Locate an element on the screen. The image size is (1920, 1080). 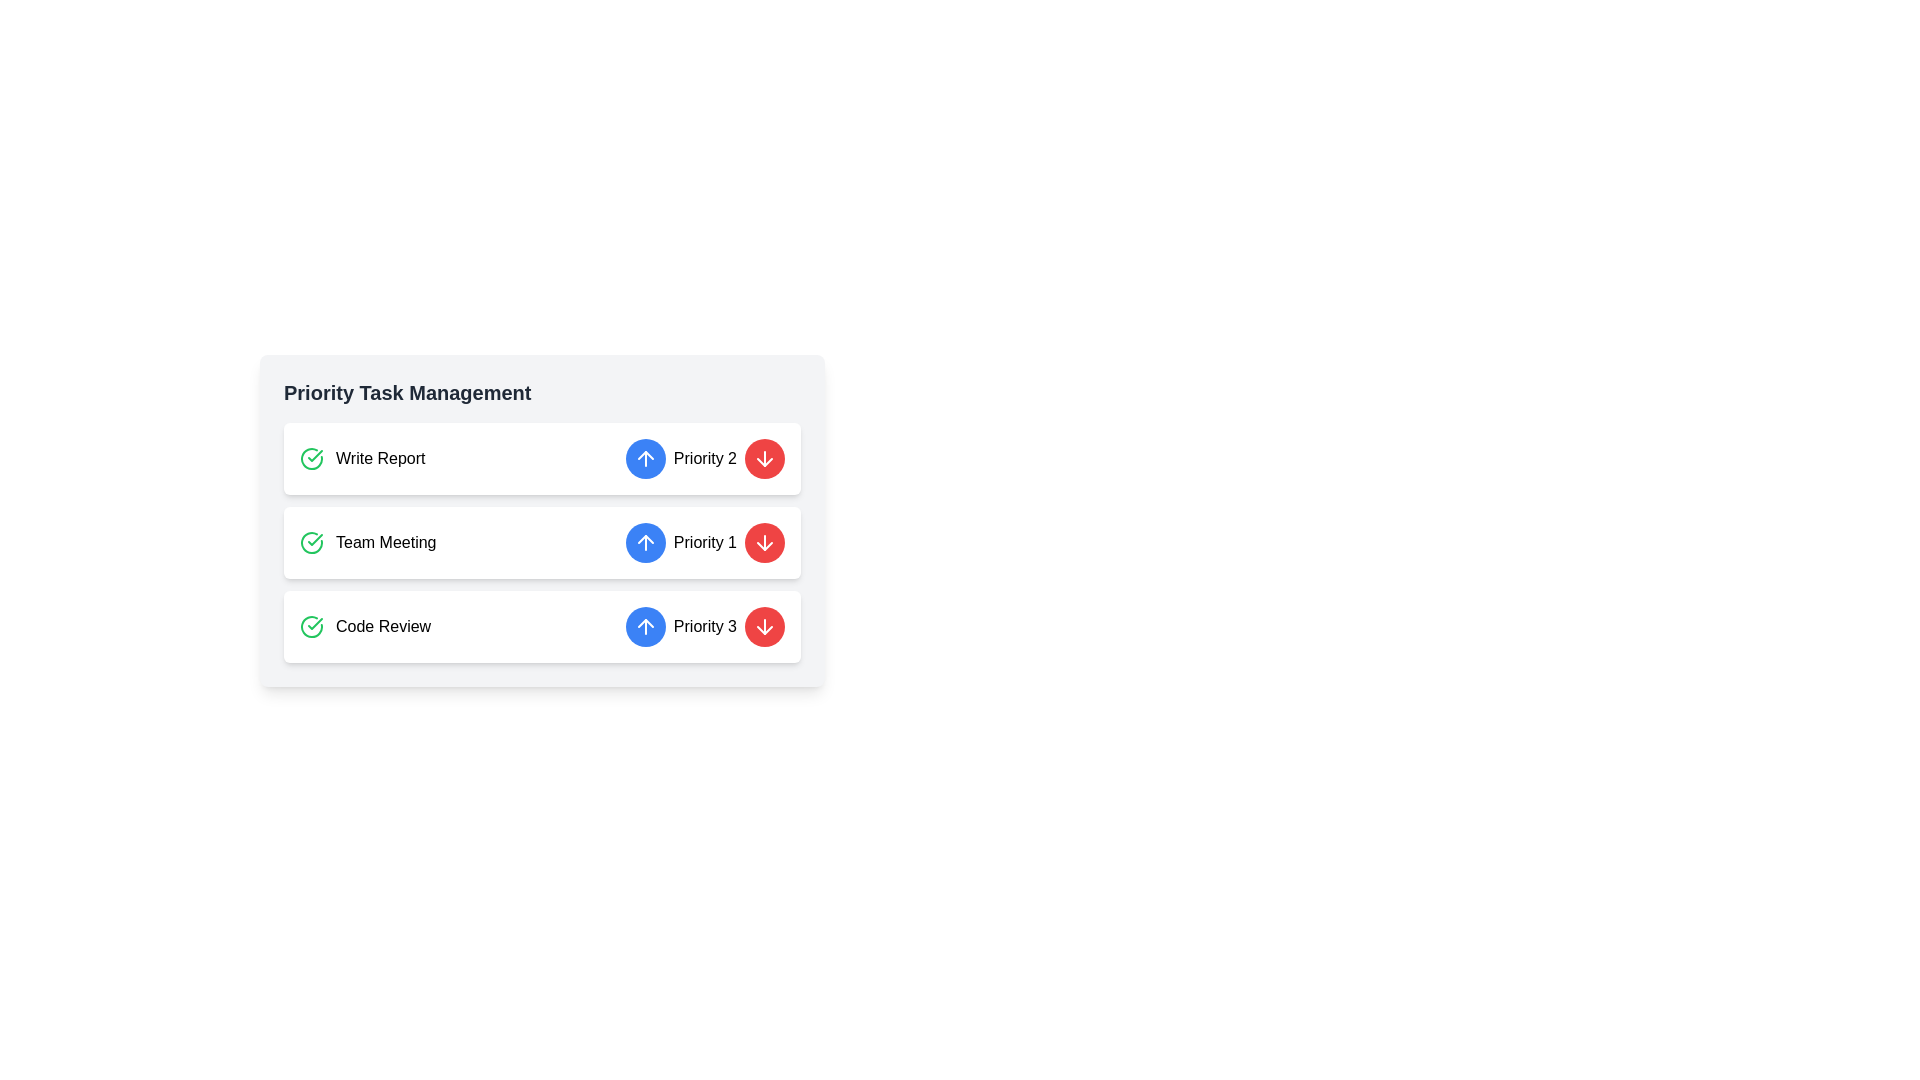
the 'Write Report' task label with the green check icon, which is the first item in the 'Priority Task Management' card is located at coordinates (362, 459).